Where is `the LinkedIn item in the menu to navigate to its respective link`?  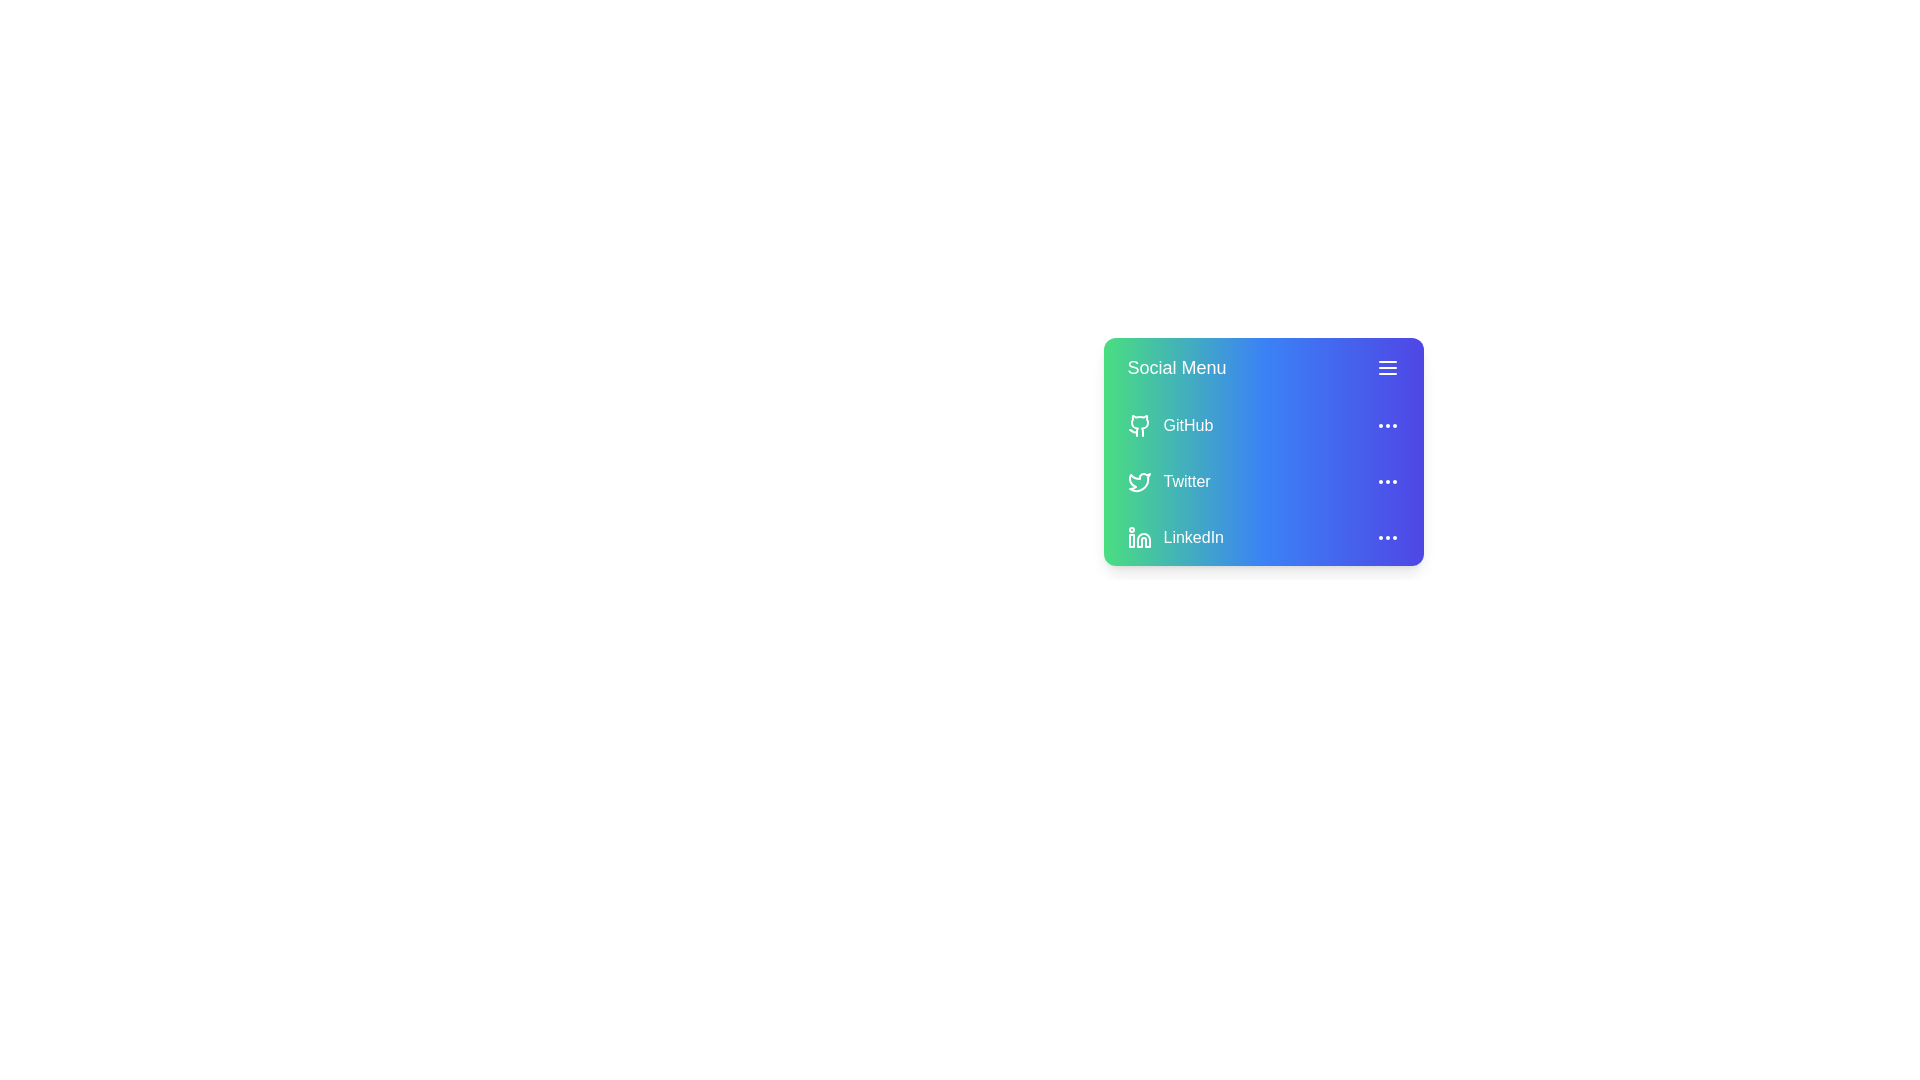
the LinkedIn item in the menu to navigate to its respective link is located at coordinates (1193, 536).